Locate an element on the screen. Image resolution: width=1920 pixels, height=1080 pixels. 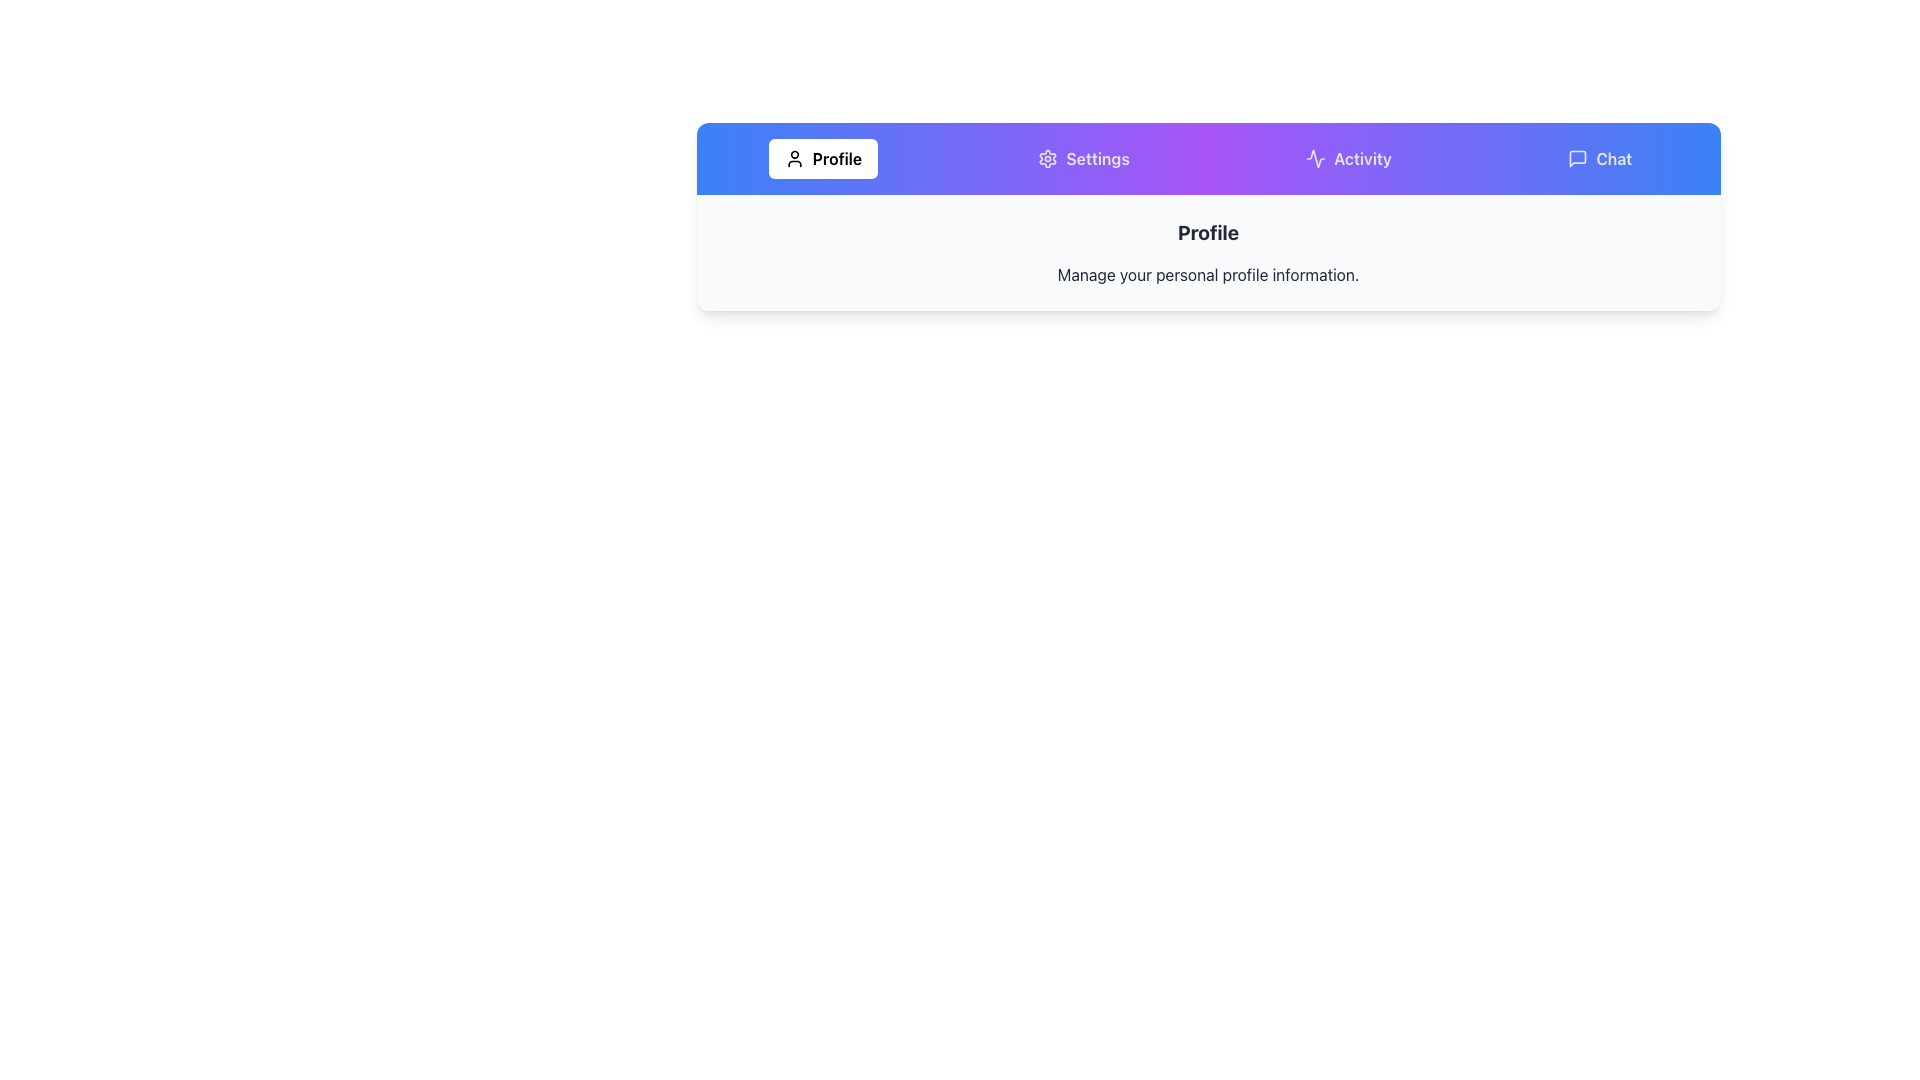
the zigzag line icon that resembles an activity graph, which is located adjacent to the 'Activity' label text in the navigation bar is located at coordinates (1316, 157).